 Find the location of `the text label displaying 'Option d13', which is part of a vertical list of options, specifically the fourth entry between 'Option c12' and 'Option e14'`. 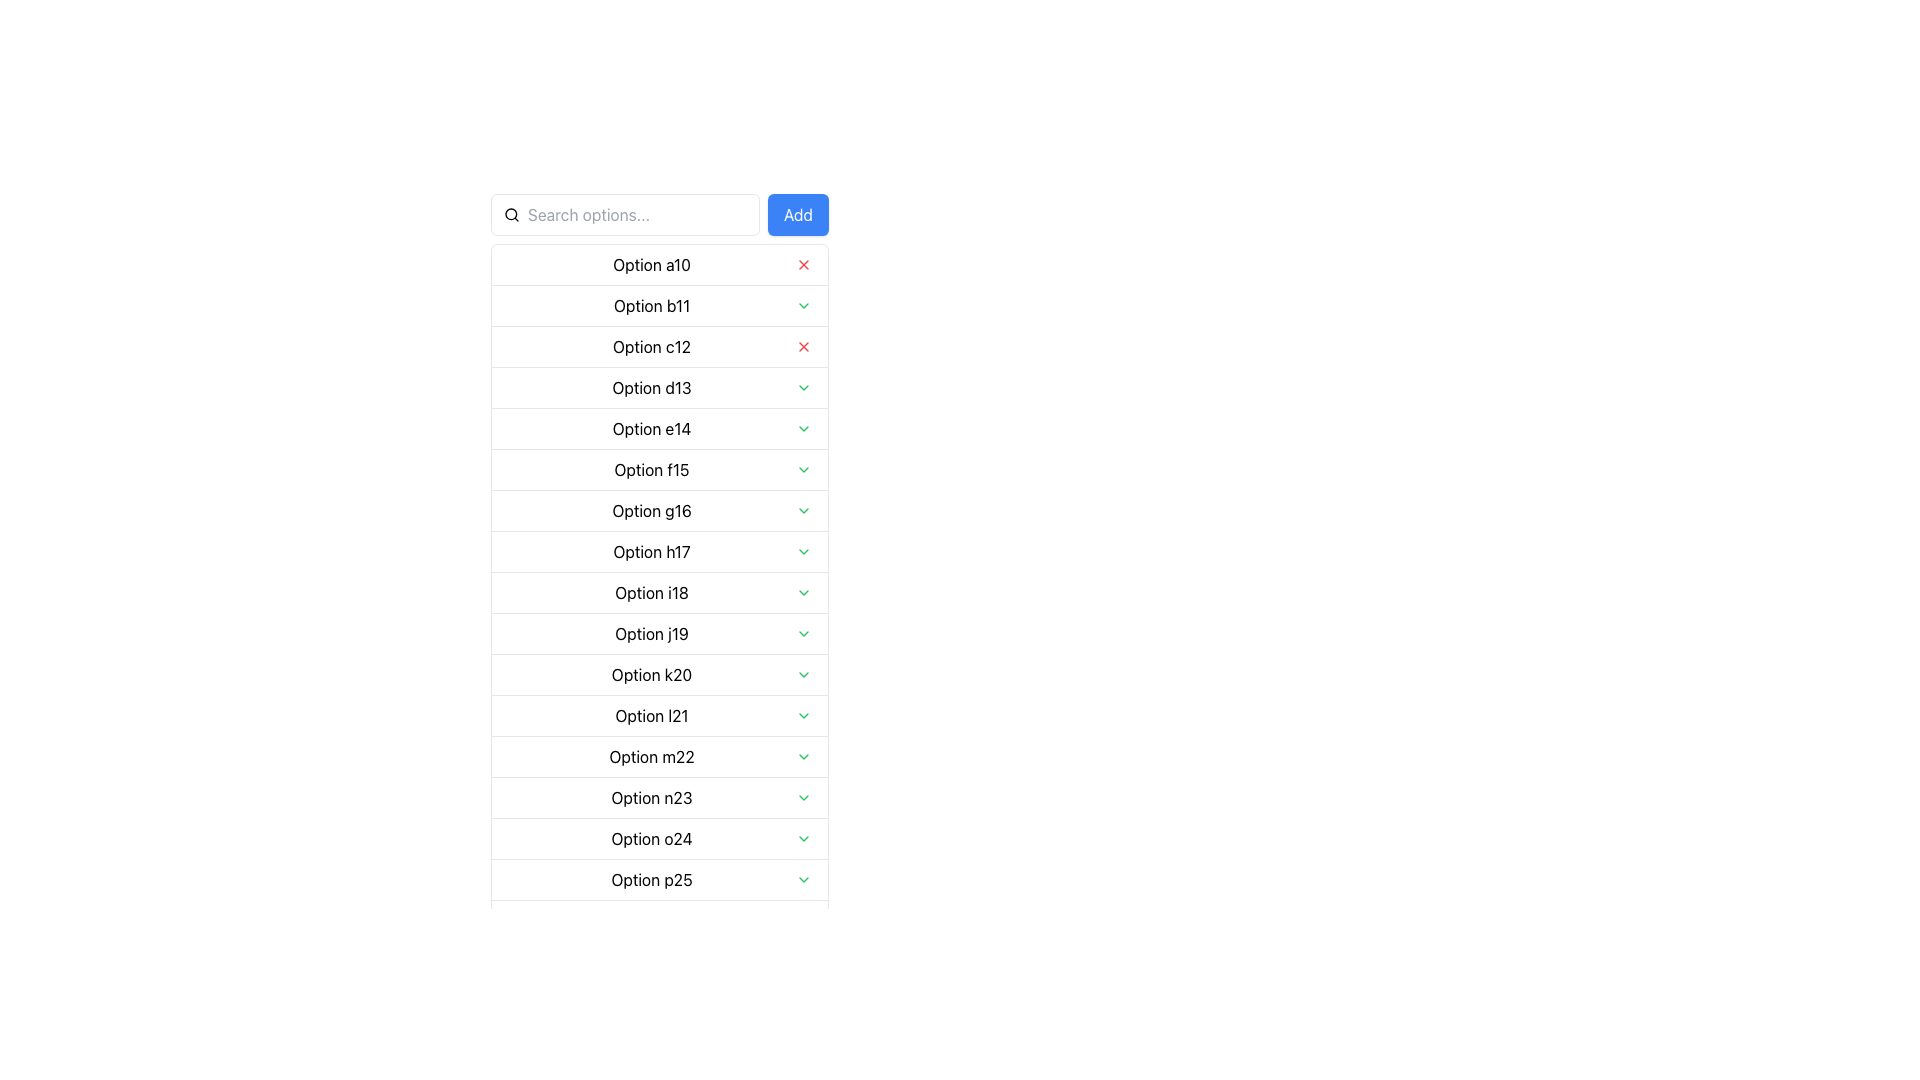

the text label displaying 'Option d13', which is part of a vertical list of options, specifically the fourth entry between 'Option c12' and 'Option e14' is located at coordinates (652, 388).